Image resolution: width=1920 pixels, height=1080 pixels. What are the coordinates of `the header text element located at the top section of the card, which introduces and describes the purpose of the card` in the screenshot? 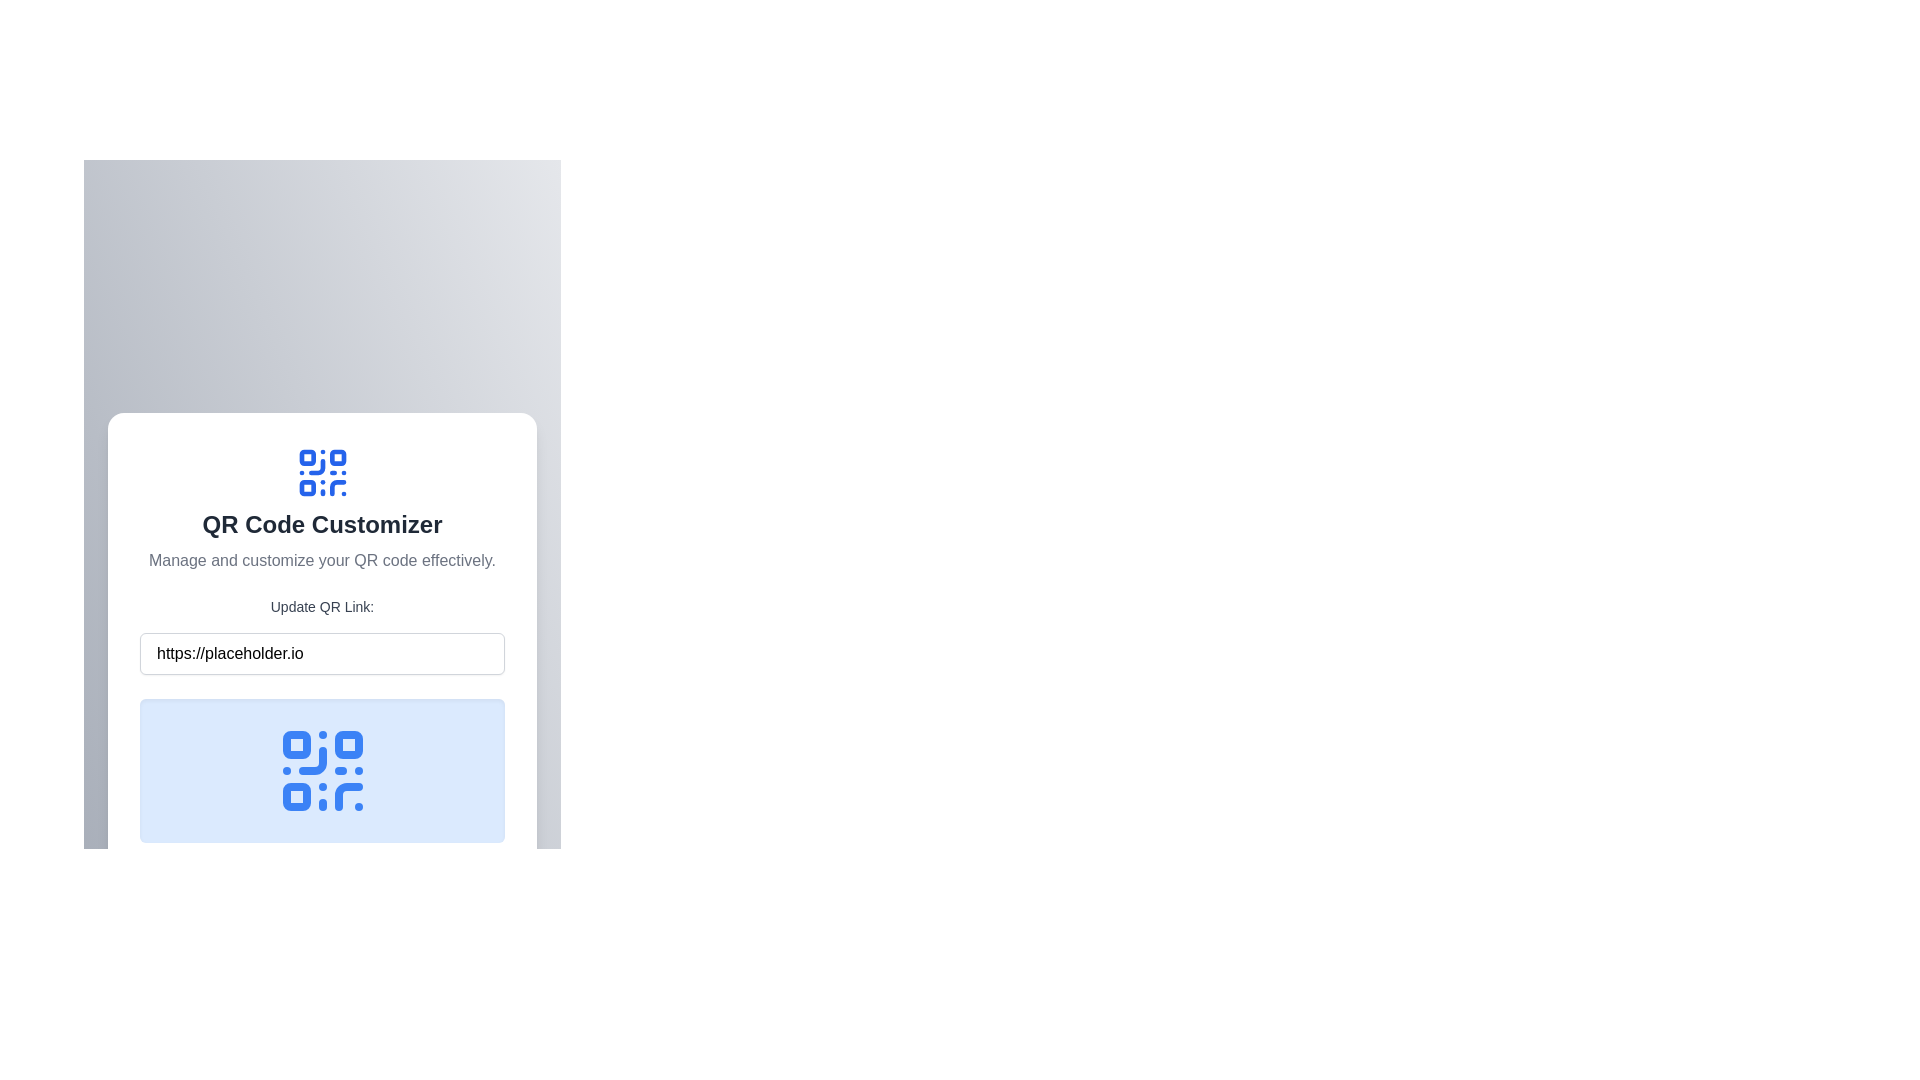 It's located at (322, 523).